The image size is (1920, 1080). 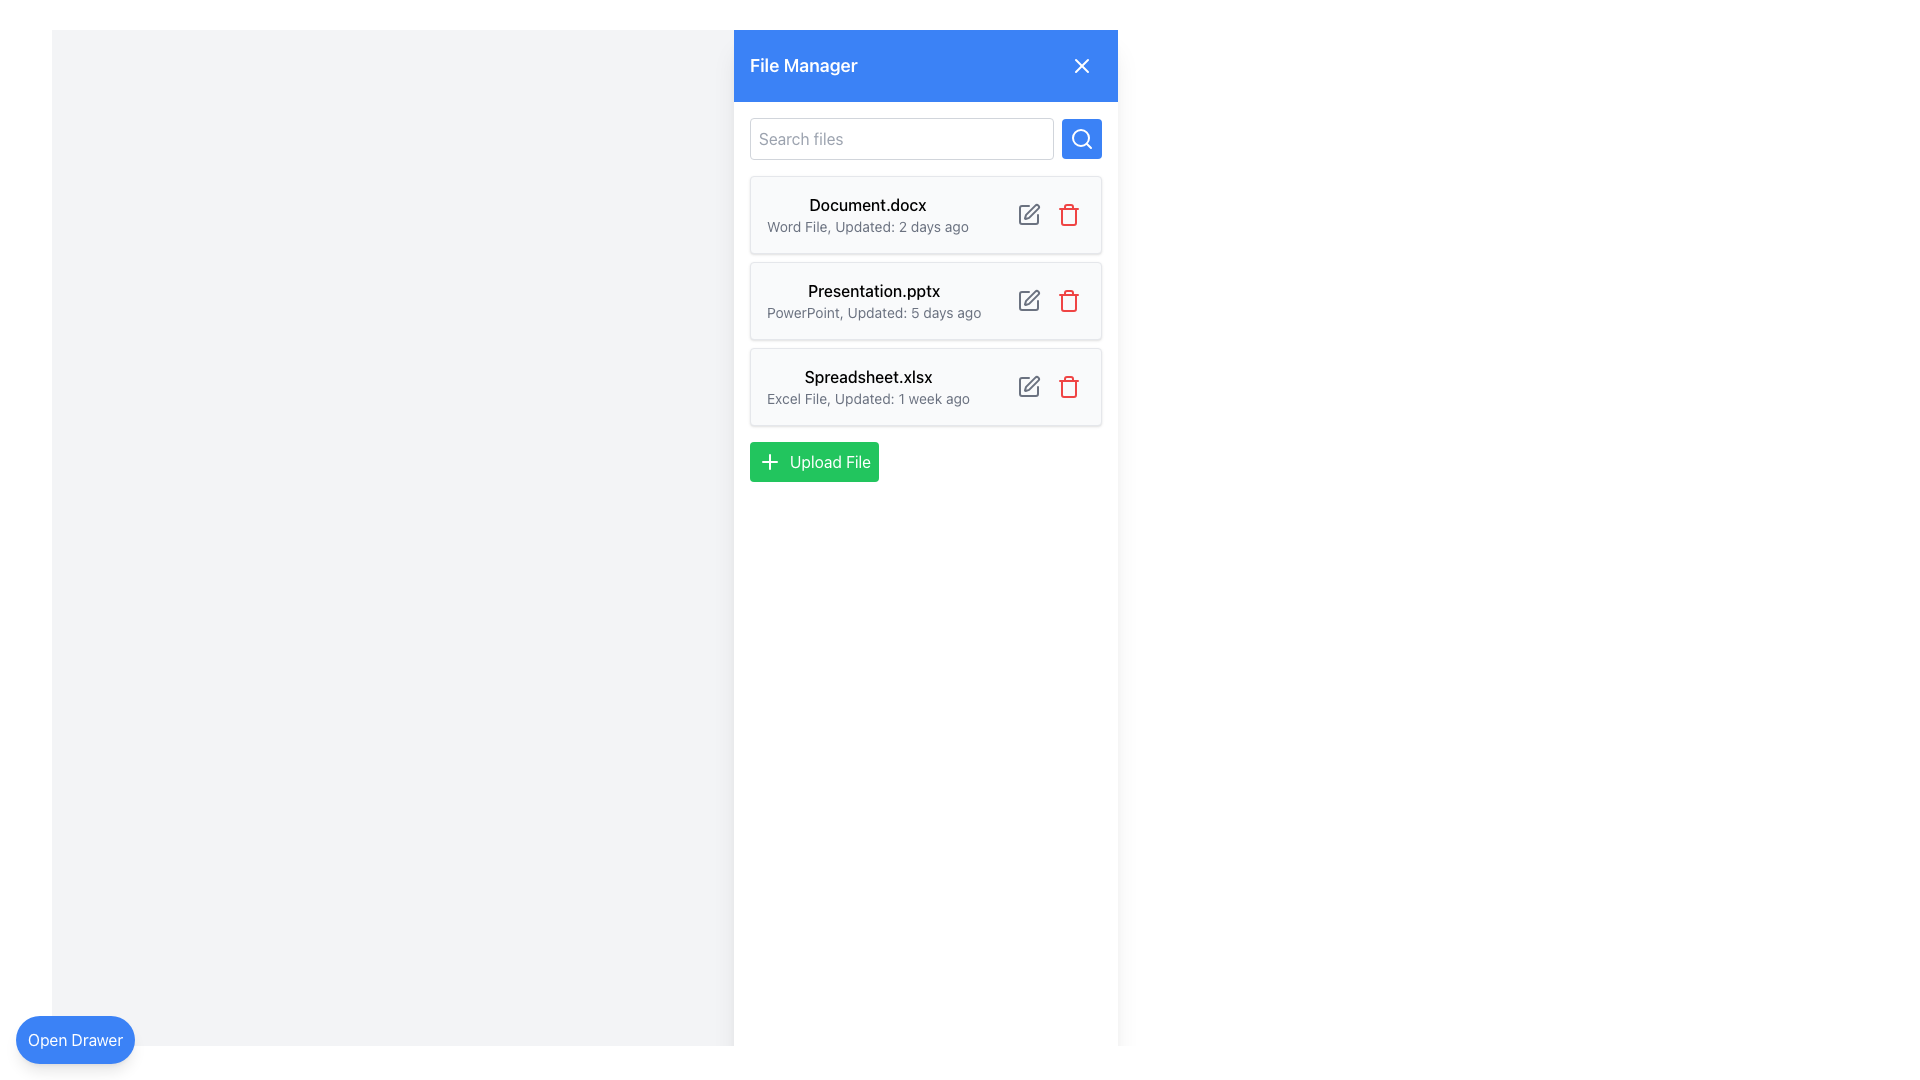 What do you see at coordinates (868, 398) in the screenshot?
I see `the text label that contains 'Excel File, Updated: 1 week ago' which is located below the title 'Spreadsheet.xlsx' in the third file item of the list` at bounding box center [868, 398].